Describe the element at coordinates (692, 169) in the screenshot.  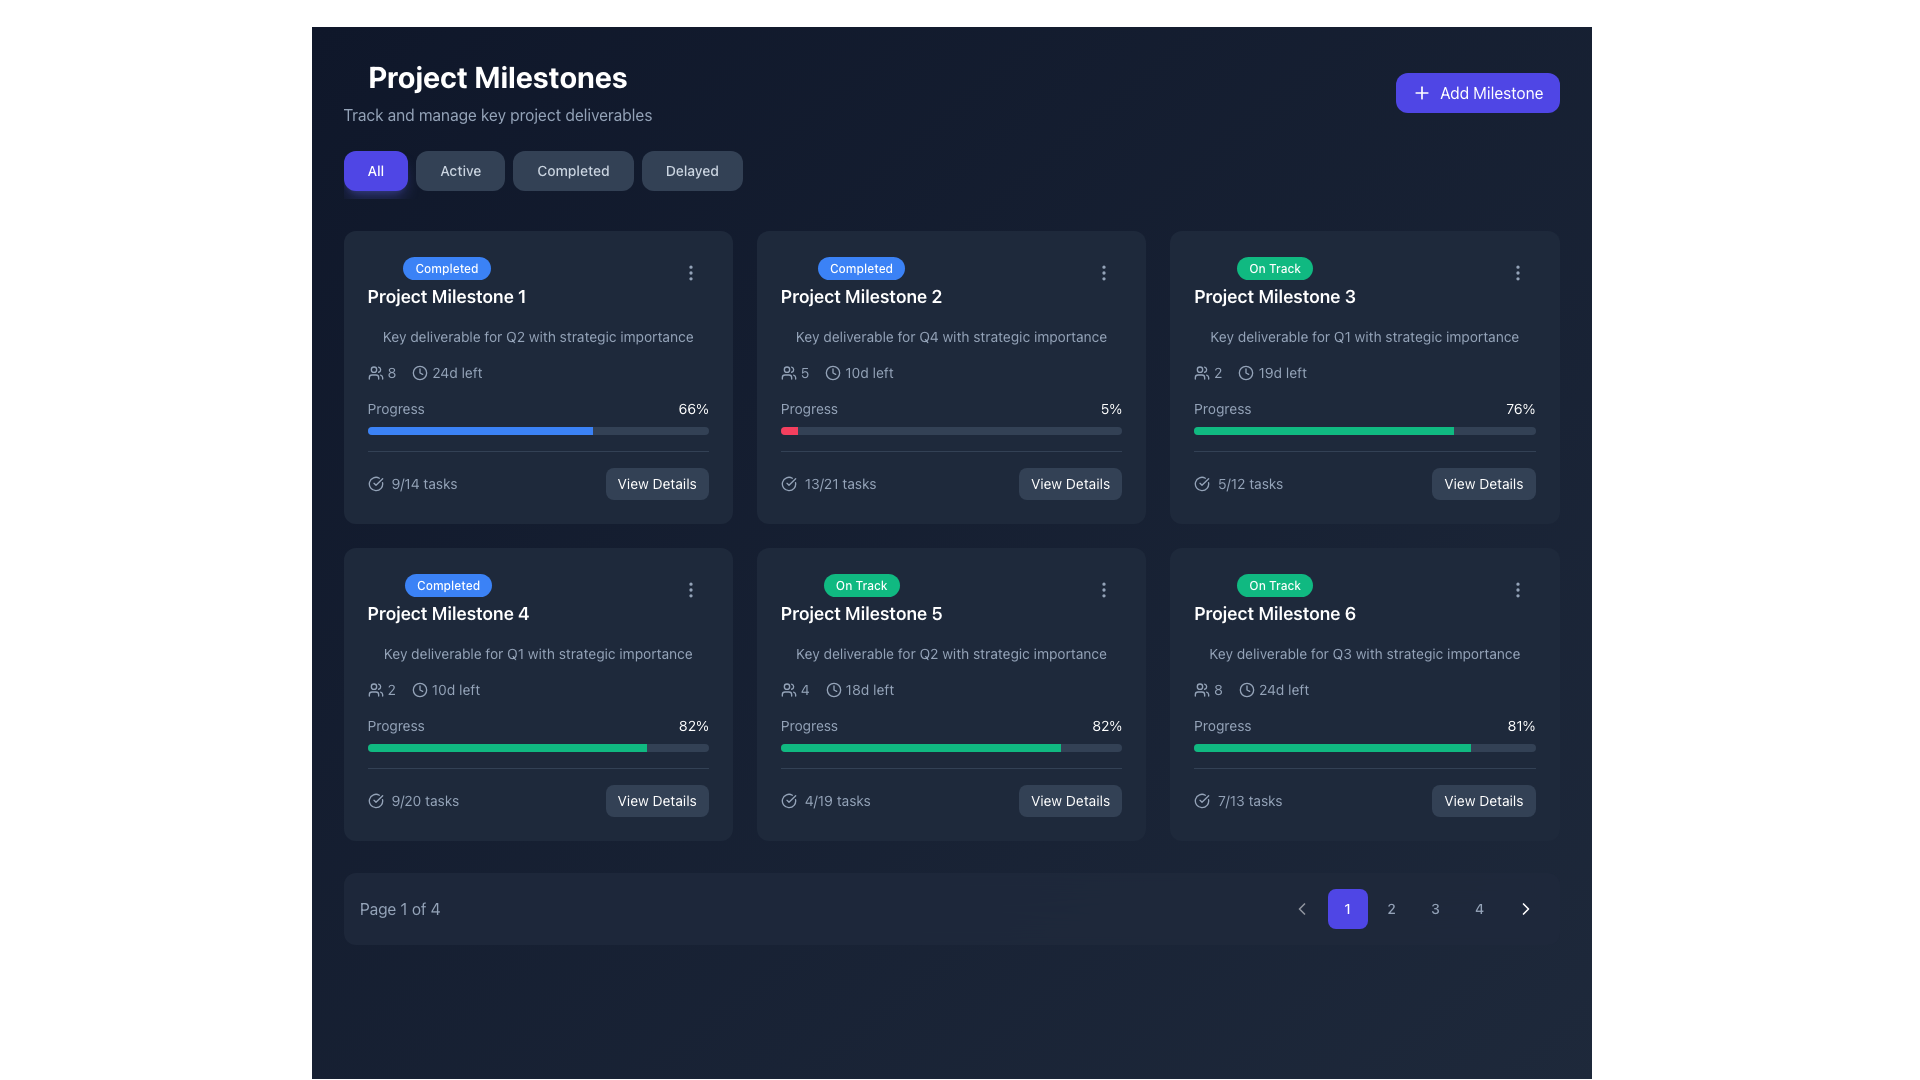
I see `the 'Delayed' button, which is the fourth button in a horizontal group beneath the 'Project Milestones' header, to filter the projects` at that location.